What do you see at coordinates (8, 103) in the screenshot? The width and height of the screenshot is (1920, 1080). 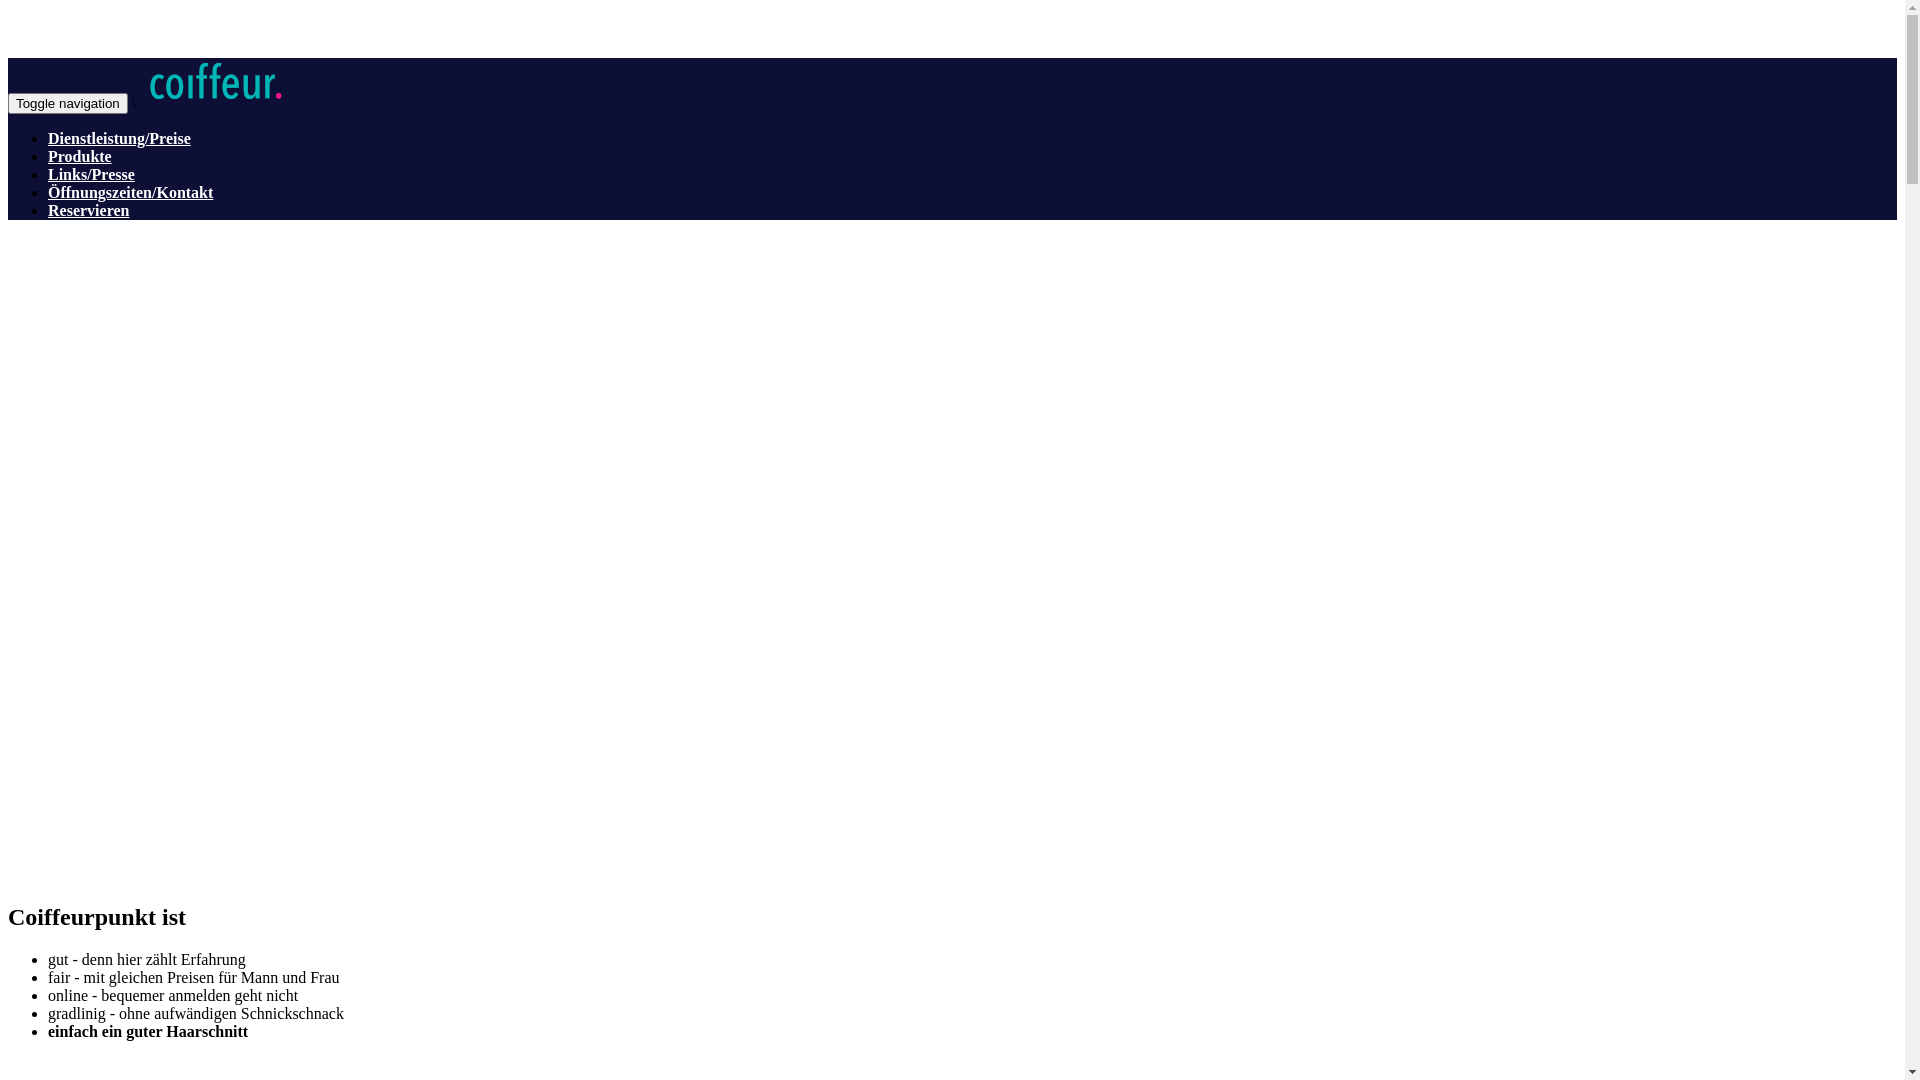 I see `'Toggle navigation'` at bounding box center [8, 103].